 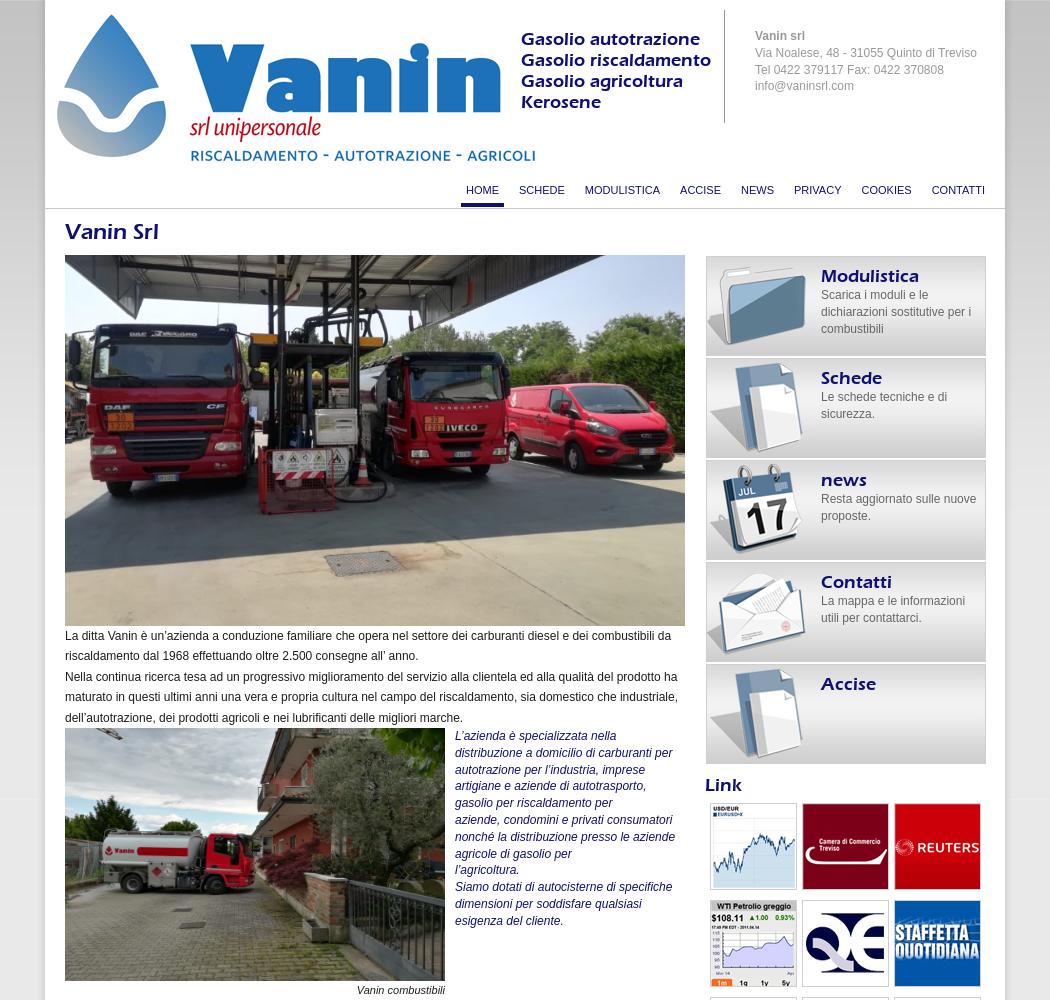 I want to click on 'L’azienda è specializzata nella distribuzione a domicilio di carburanti per', so click(x=562, y=742).